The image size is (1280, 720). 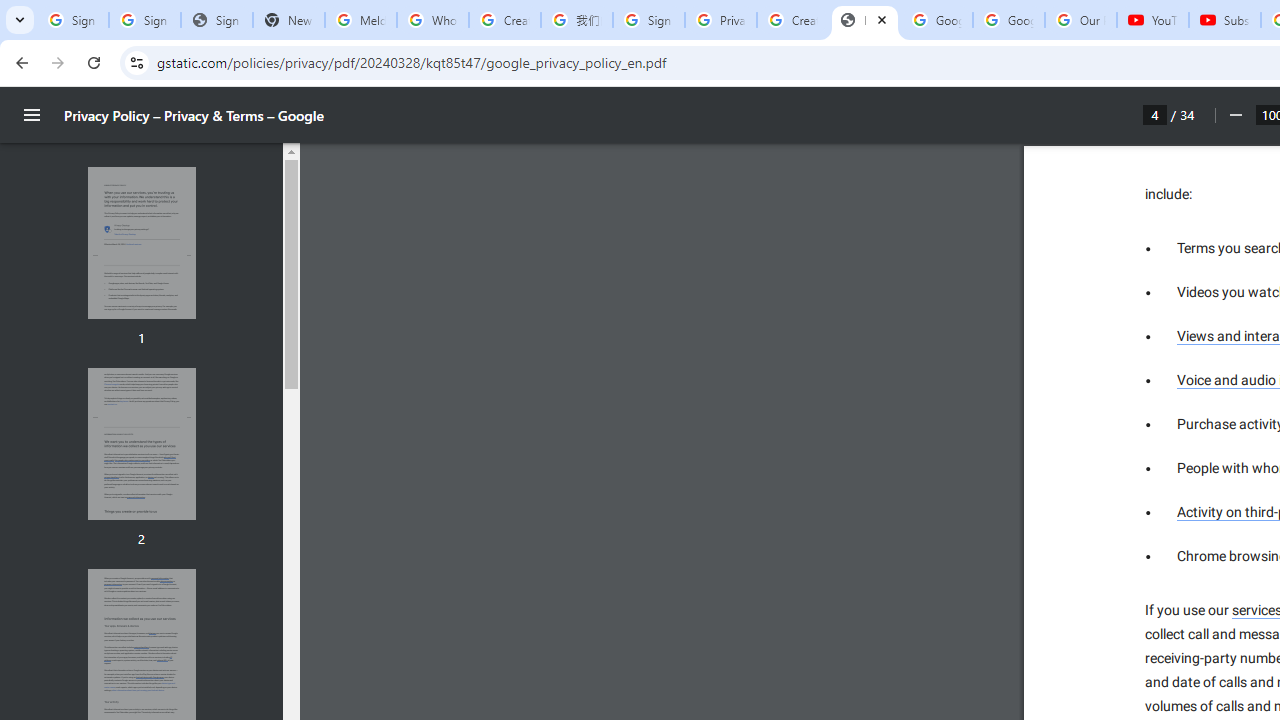 What do you see at coordinates (1234, 115) in the screenshot?
I see `'Zoom out'` at bounding box center [1234, 115].